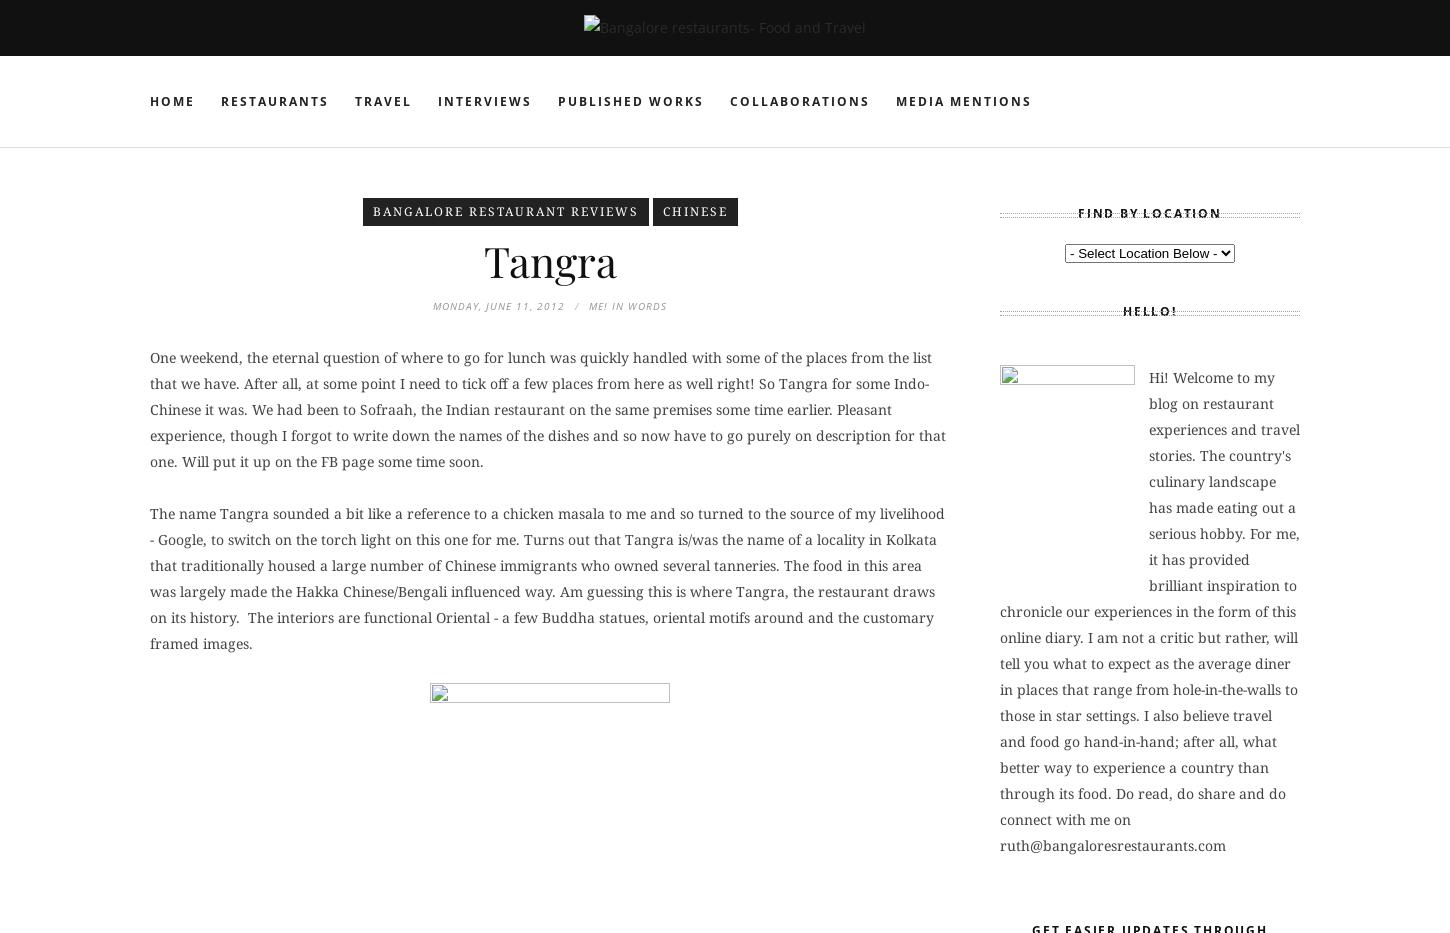  Describe the element at coordinates (693, 210) in the screenshot. I see `'Chinese'` at that location.